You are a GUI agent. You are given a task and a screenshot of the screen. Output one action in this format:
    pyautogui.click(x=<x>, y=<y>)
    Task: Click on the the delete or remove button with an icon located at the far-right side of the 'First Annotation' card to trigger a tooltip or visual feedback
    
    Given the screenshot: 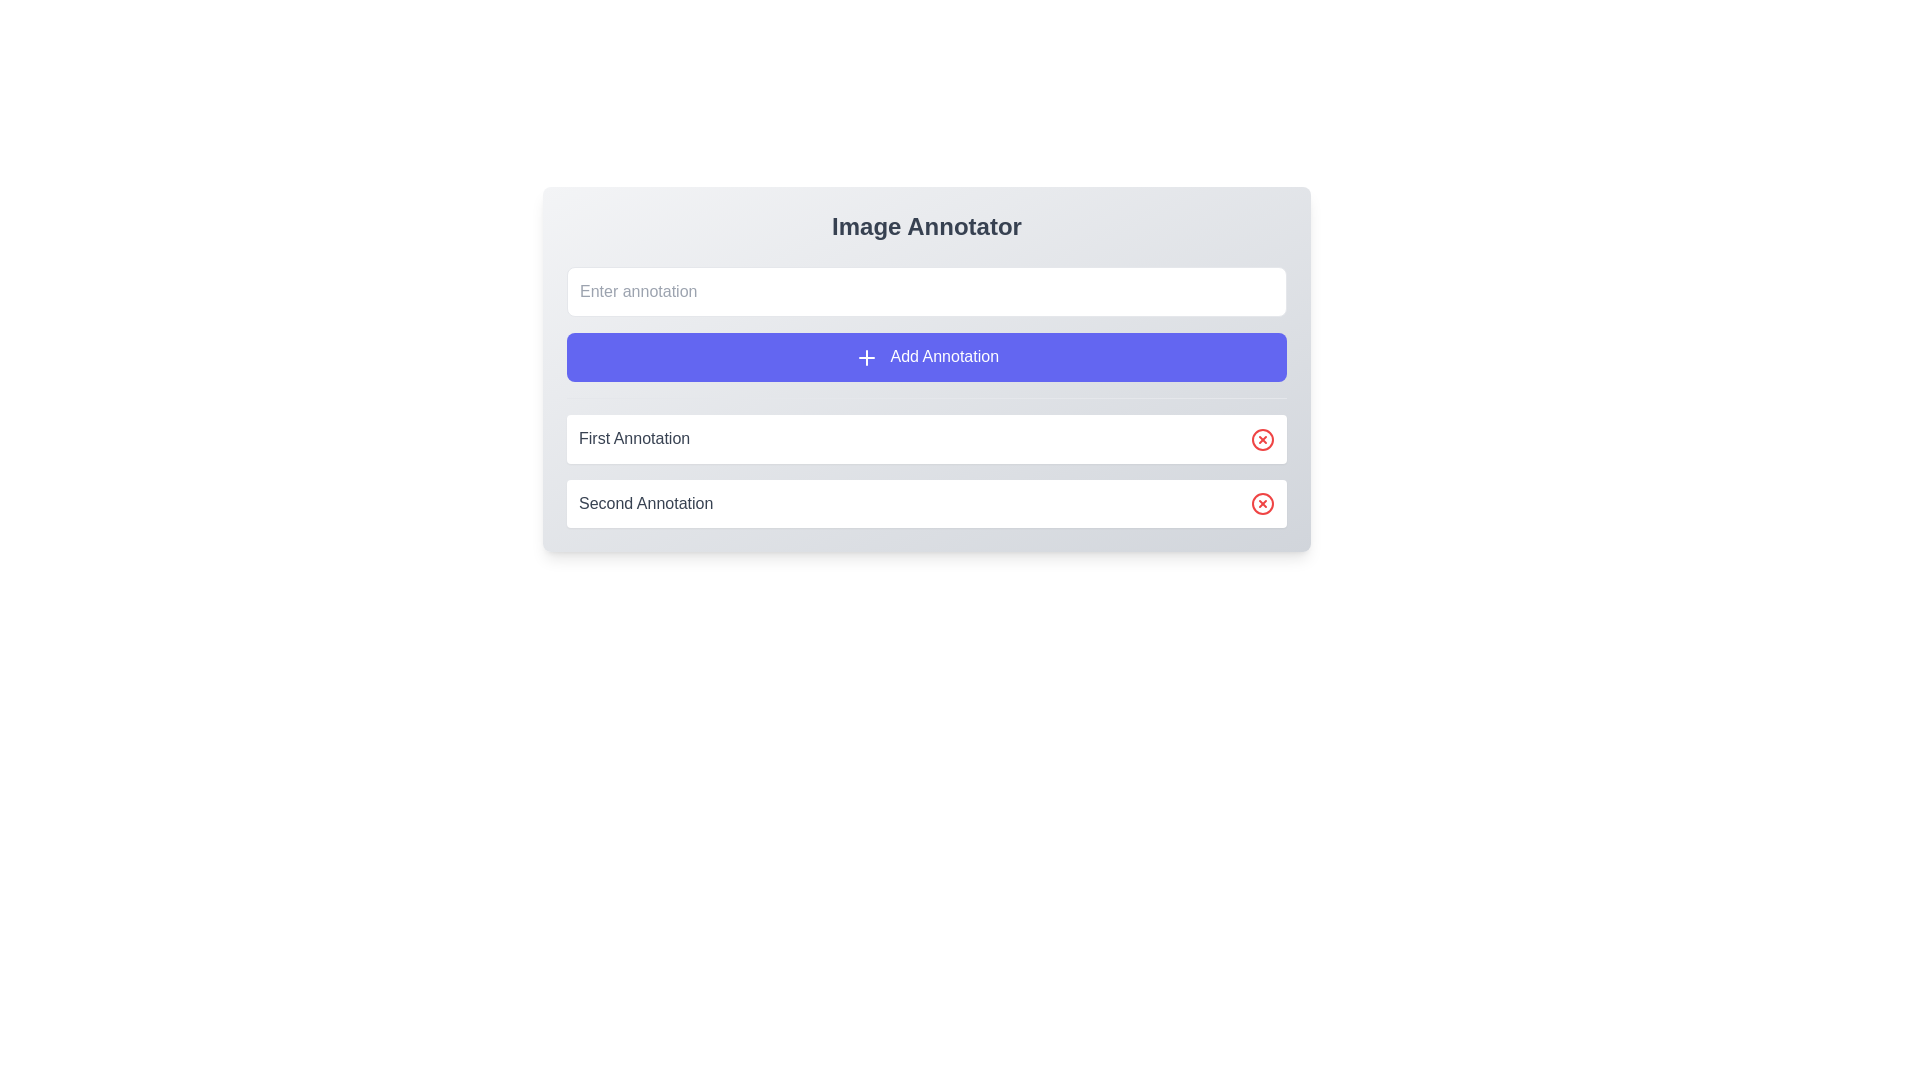 What is the action you would take?
    pyautogui.click(x=1261, y=438)
    